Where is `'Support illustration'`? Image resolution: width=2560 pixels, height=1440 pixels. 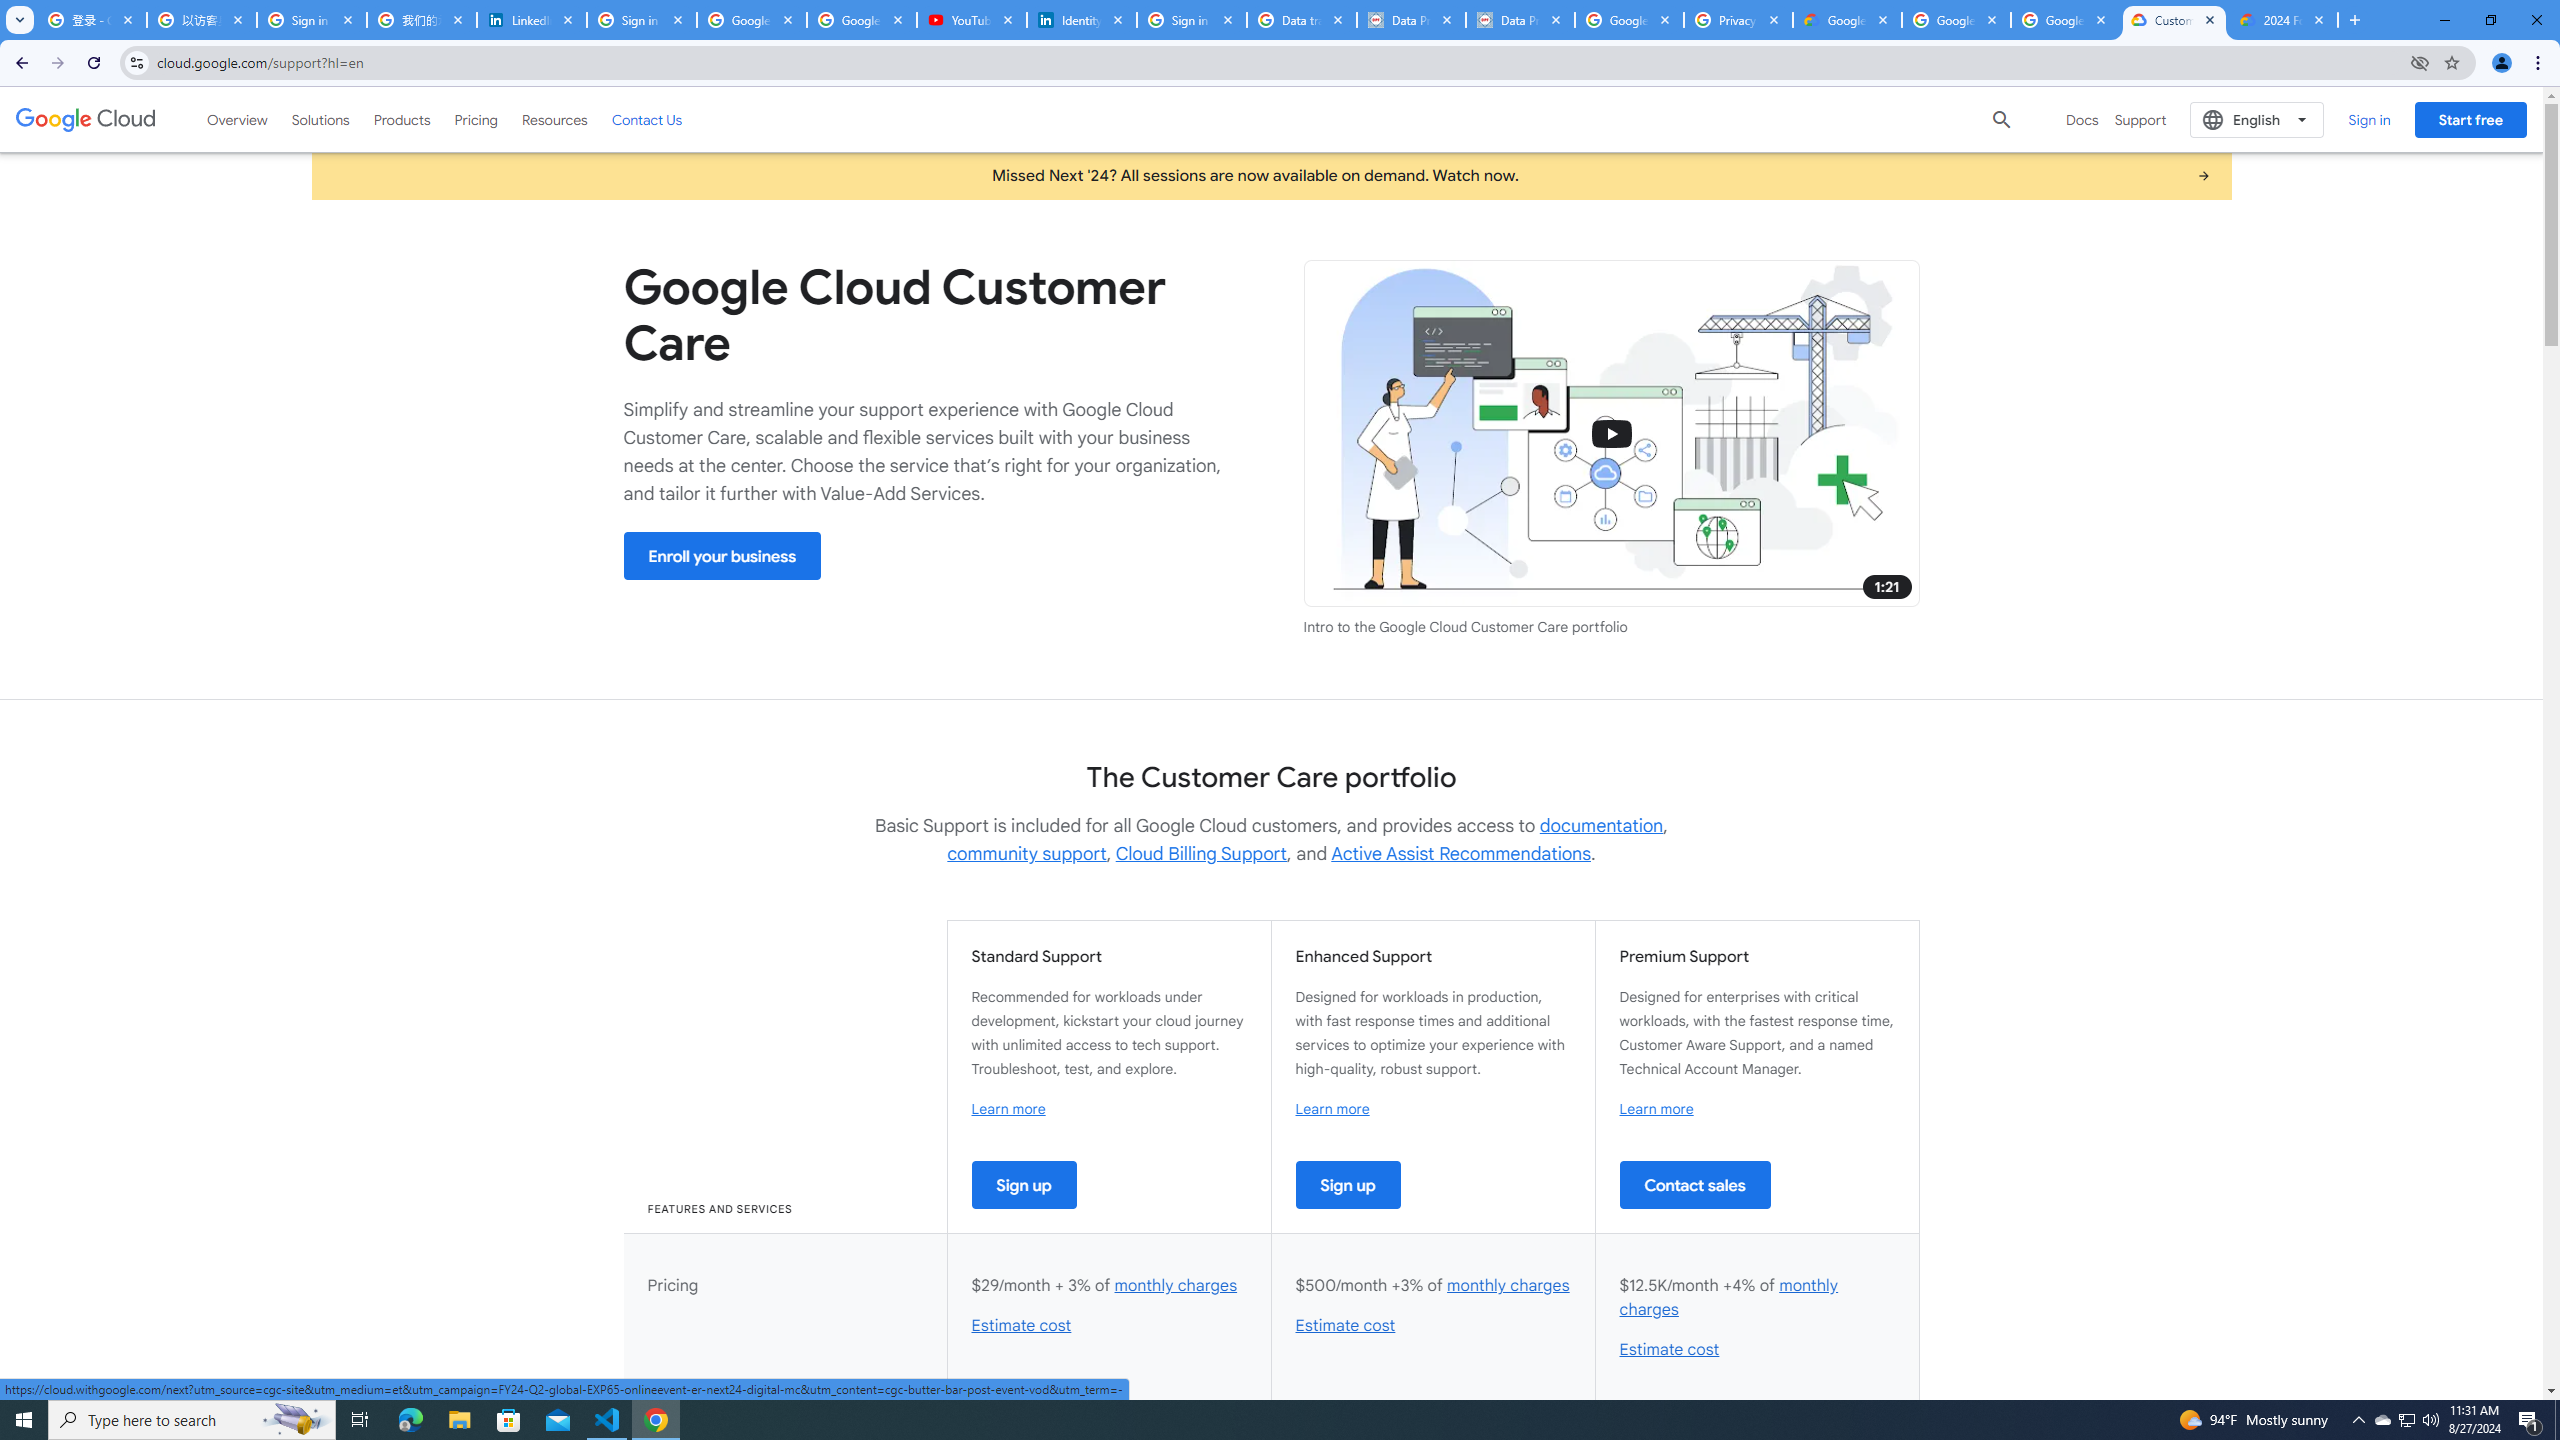 'Support illustration' is located at coordinates (1610, 433).